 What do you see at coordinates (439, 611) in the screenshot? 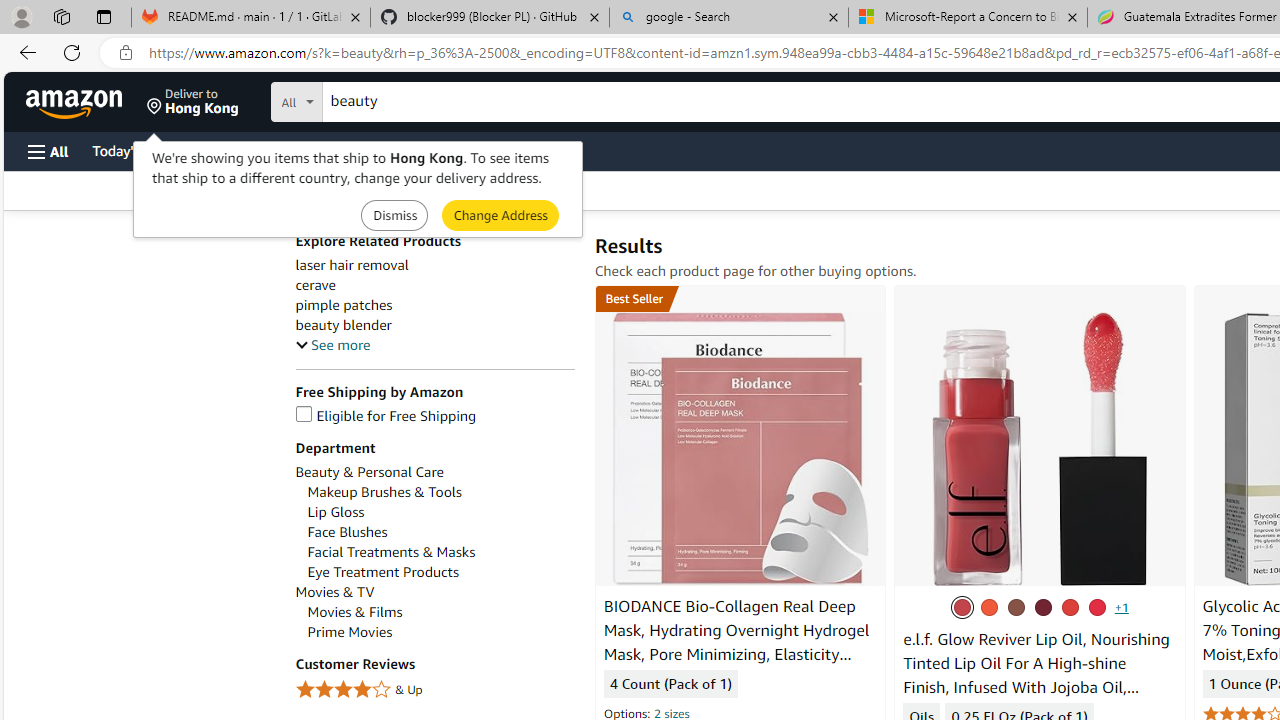
I see `'Movies & Films'` at bounding box center [439, 611].